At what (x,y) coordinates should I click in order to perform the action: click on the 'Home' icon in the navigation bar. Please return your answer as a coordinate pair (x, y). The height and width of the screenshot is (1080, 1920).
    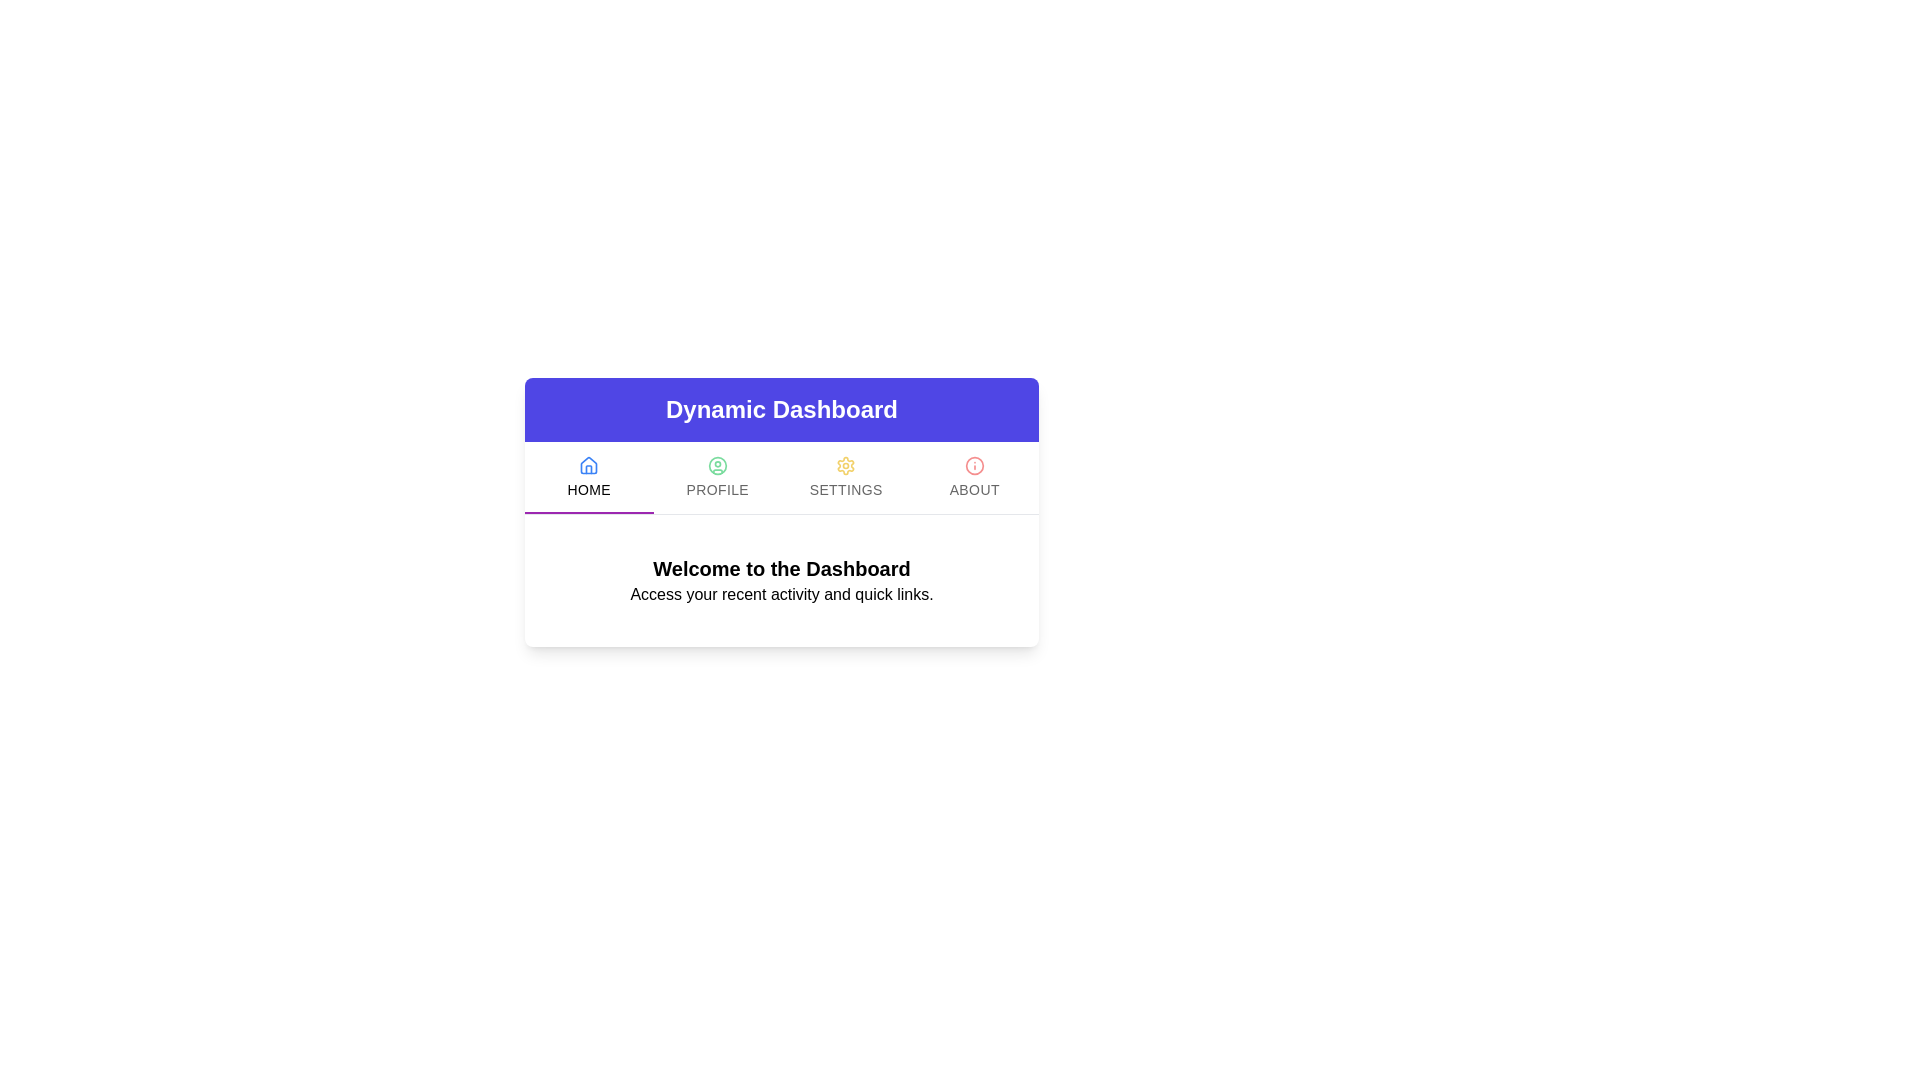
    Looking at the image, I should click on (588, 466).